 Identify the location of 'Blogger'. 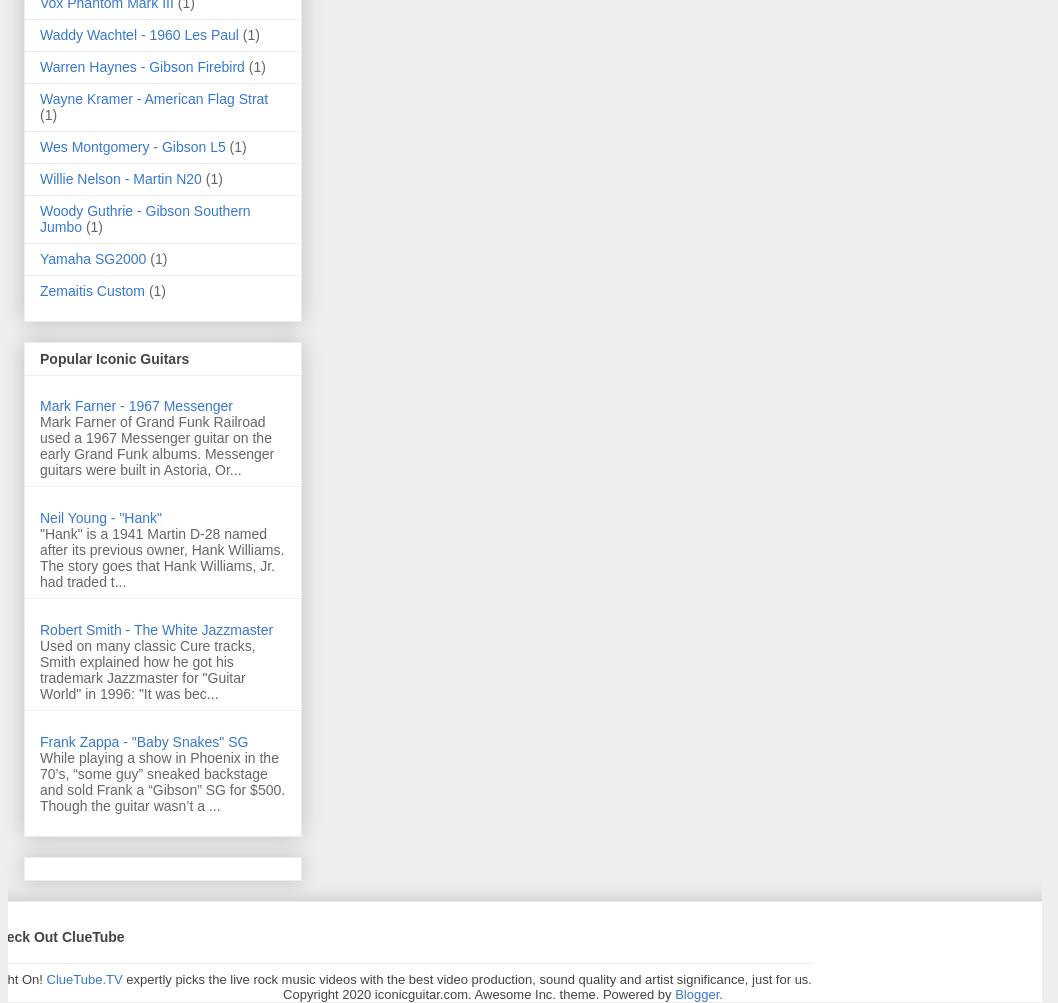
(696, 992).